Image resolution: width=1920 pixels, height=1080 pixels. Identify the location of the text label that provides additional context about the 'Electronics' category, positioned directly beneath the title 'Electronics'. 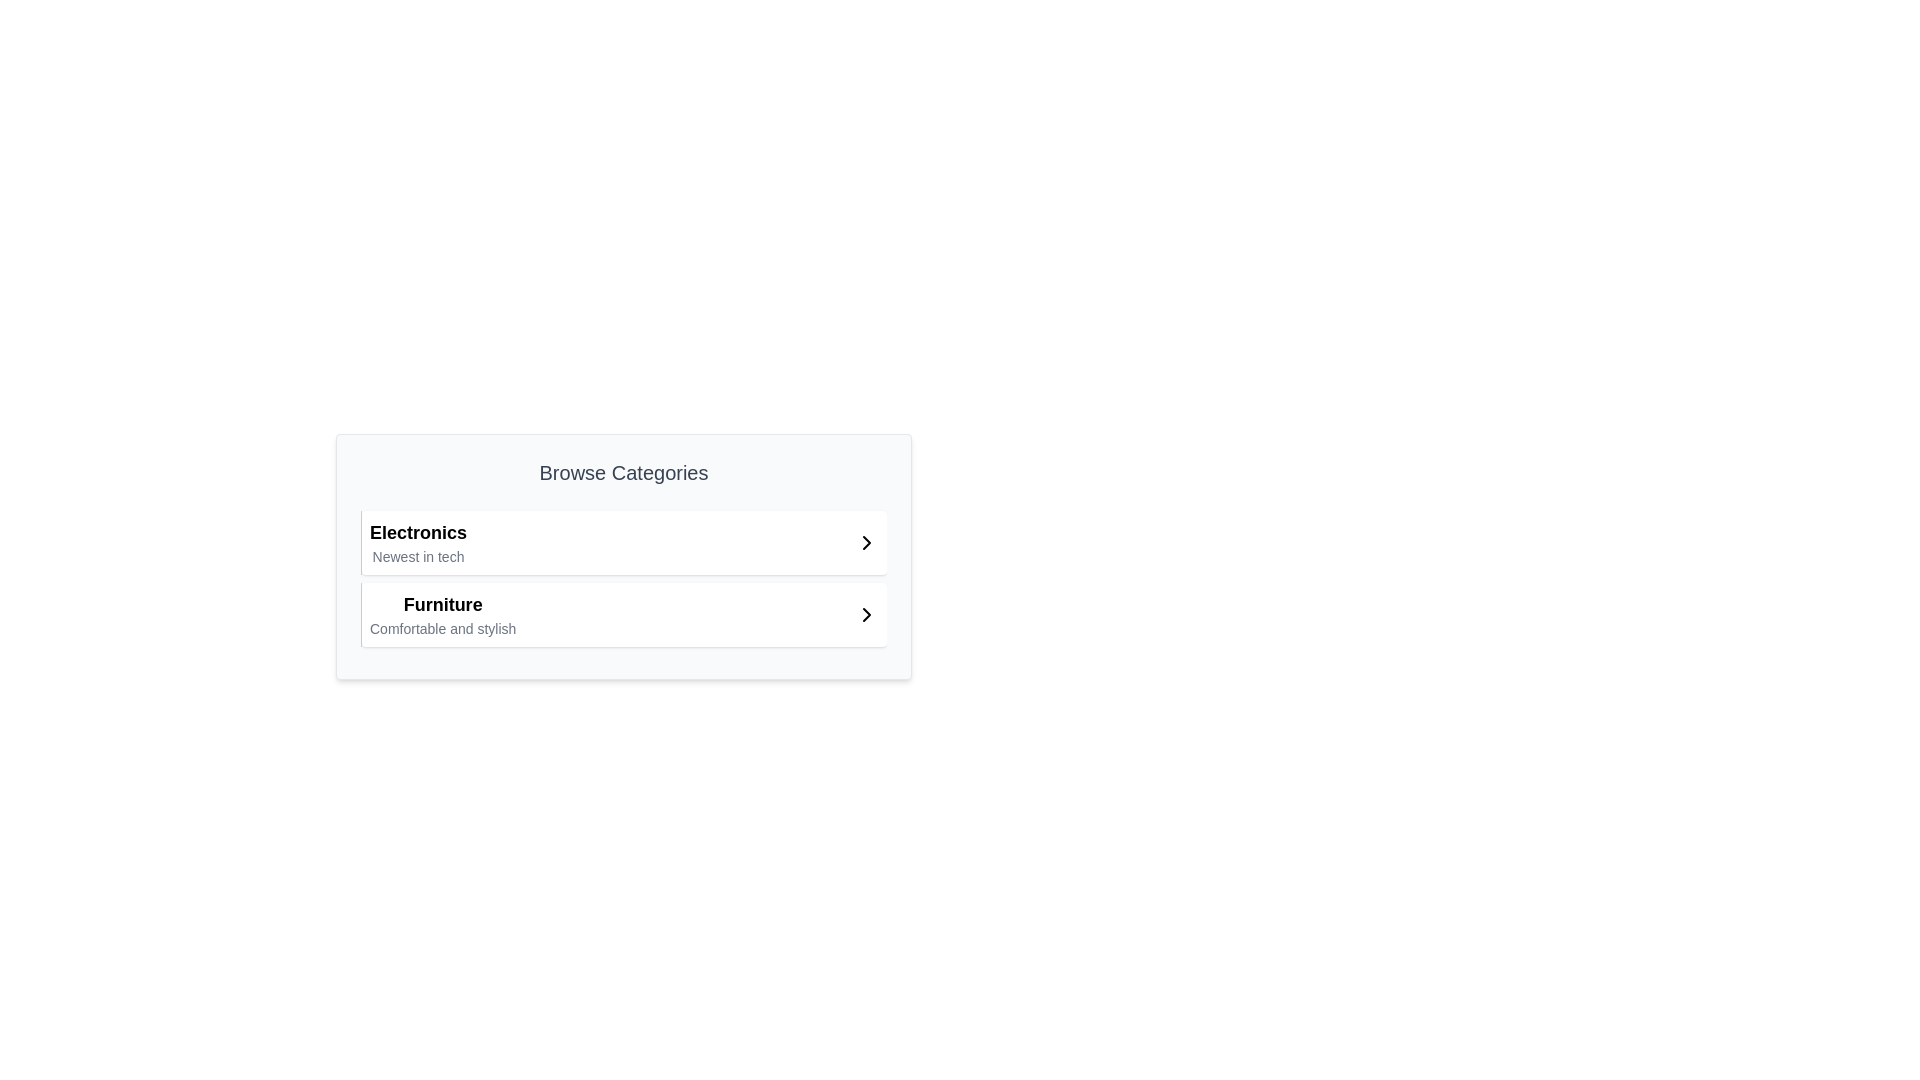
(417, 556).